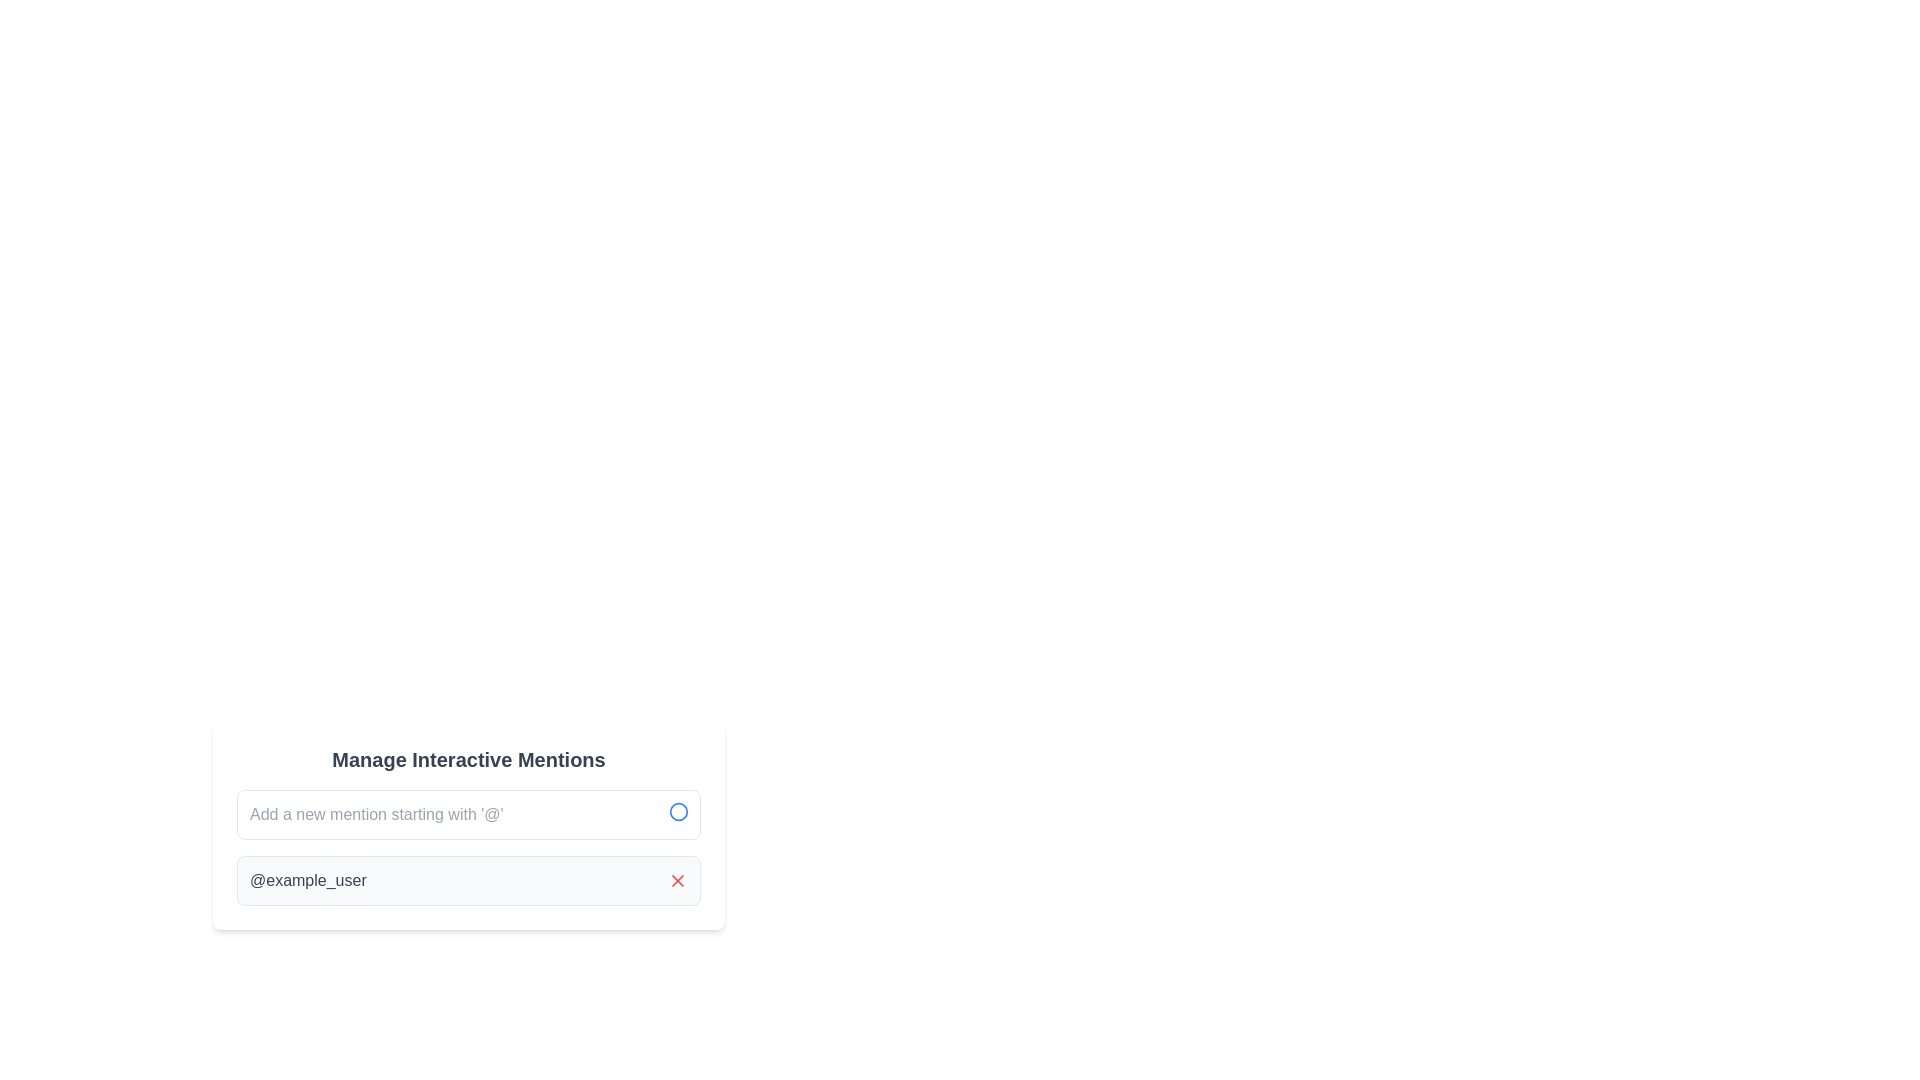 This screenshot has height=1080, width=1920. What do you see at coordinates (468, 814) in the screenshot?
I see `the blue circular button on the far-right end of the input box with placeholder text 'Add a new mention starting with '@''` at bounding box center [468, 814].